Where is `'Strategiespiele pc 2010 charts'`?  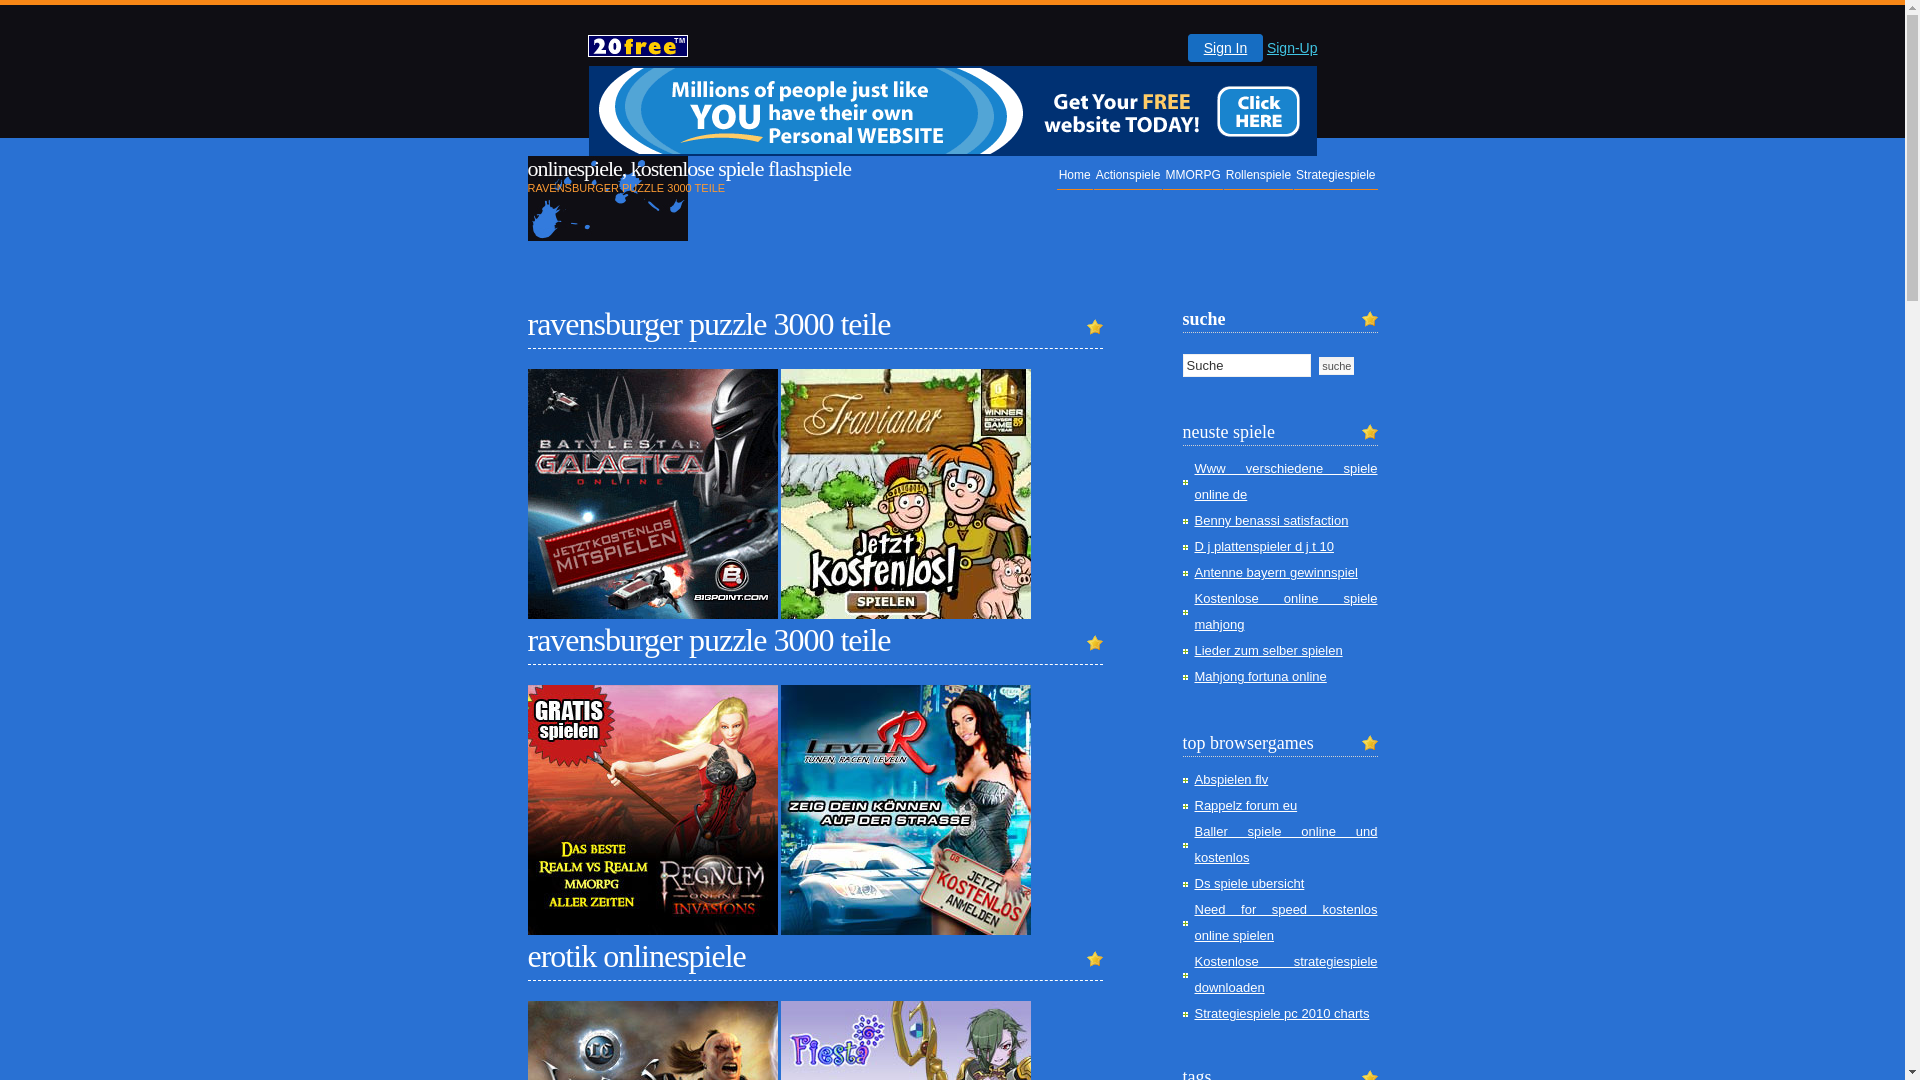
'Strategiespiele pc 2010 charts' is located at coordinates (1281, 1013).